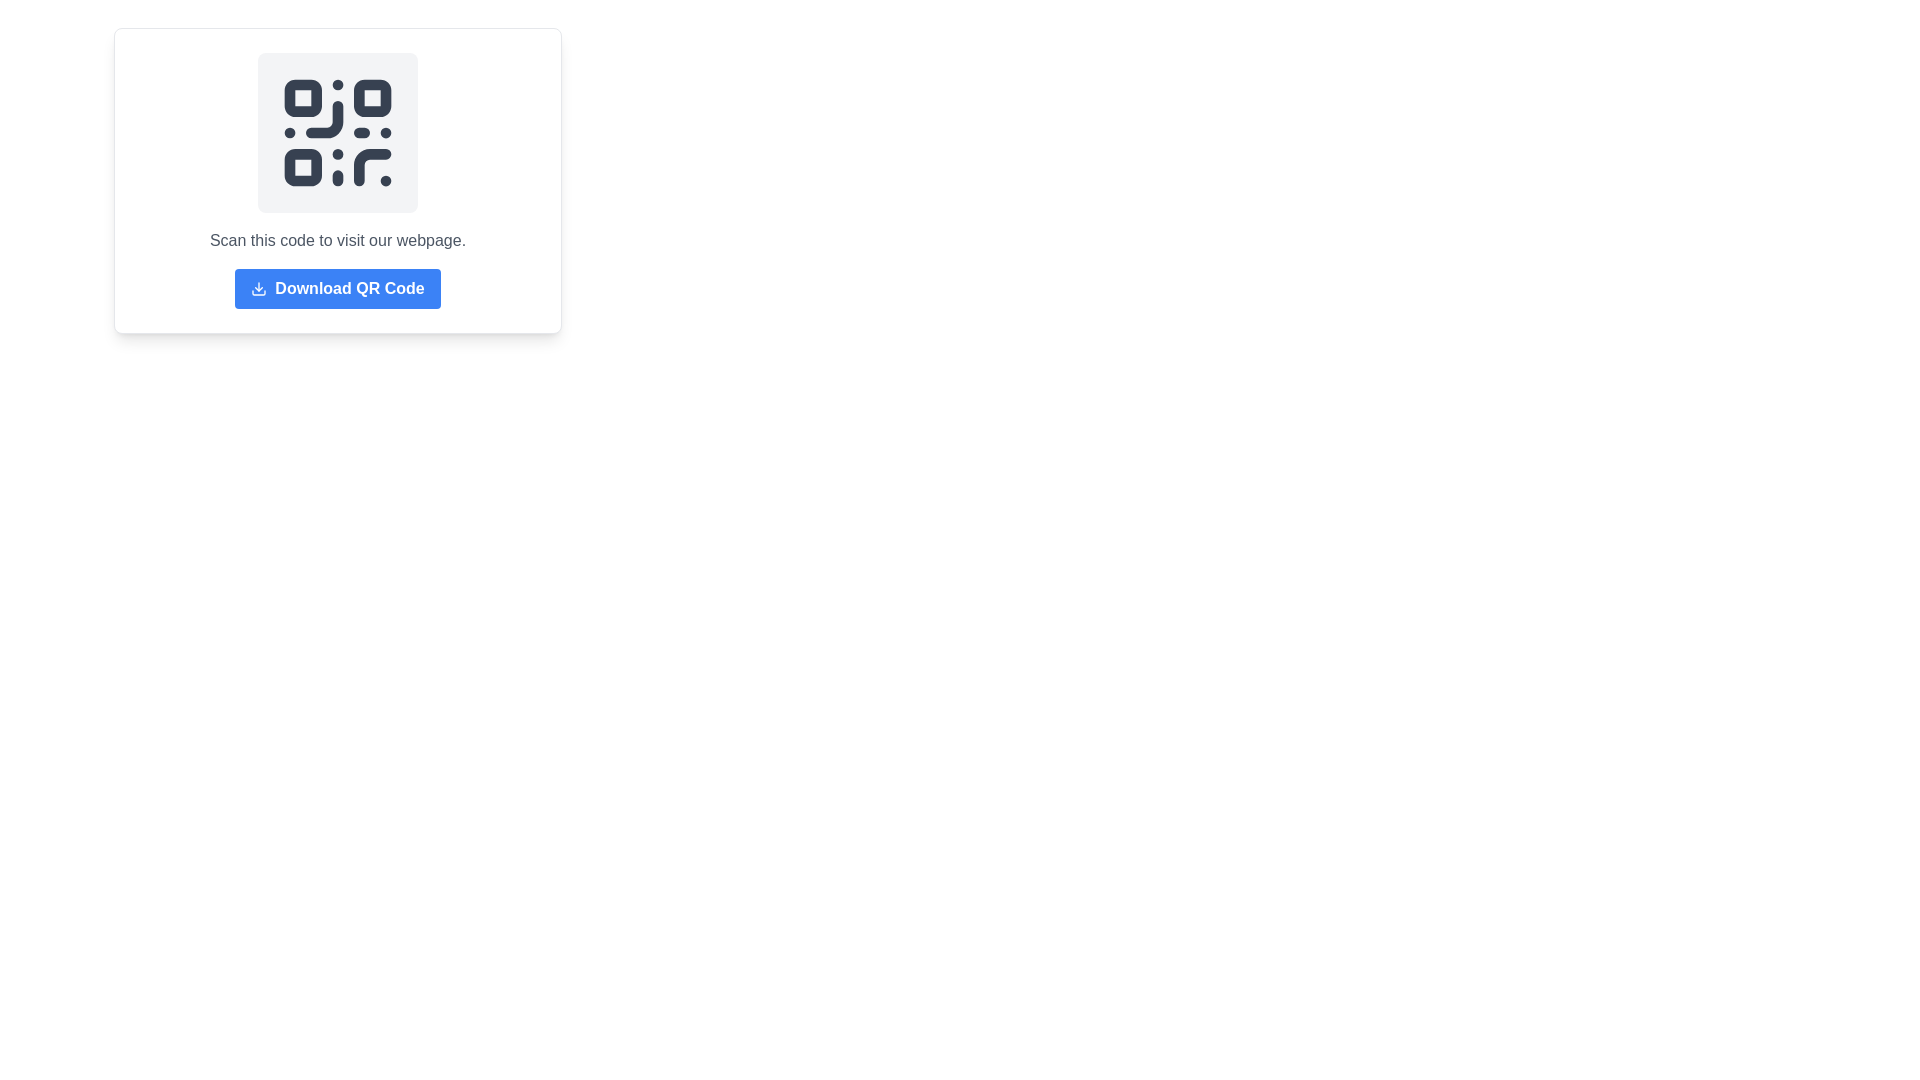  What do you see at coordinates (337, 289) in the screenshot?
I see `the download QR code button located at the bottom of the card layout to change its color` at bounding box center [337, 289].